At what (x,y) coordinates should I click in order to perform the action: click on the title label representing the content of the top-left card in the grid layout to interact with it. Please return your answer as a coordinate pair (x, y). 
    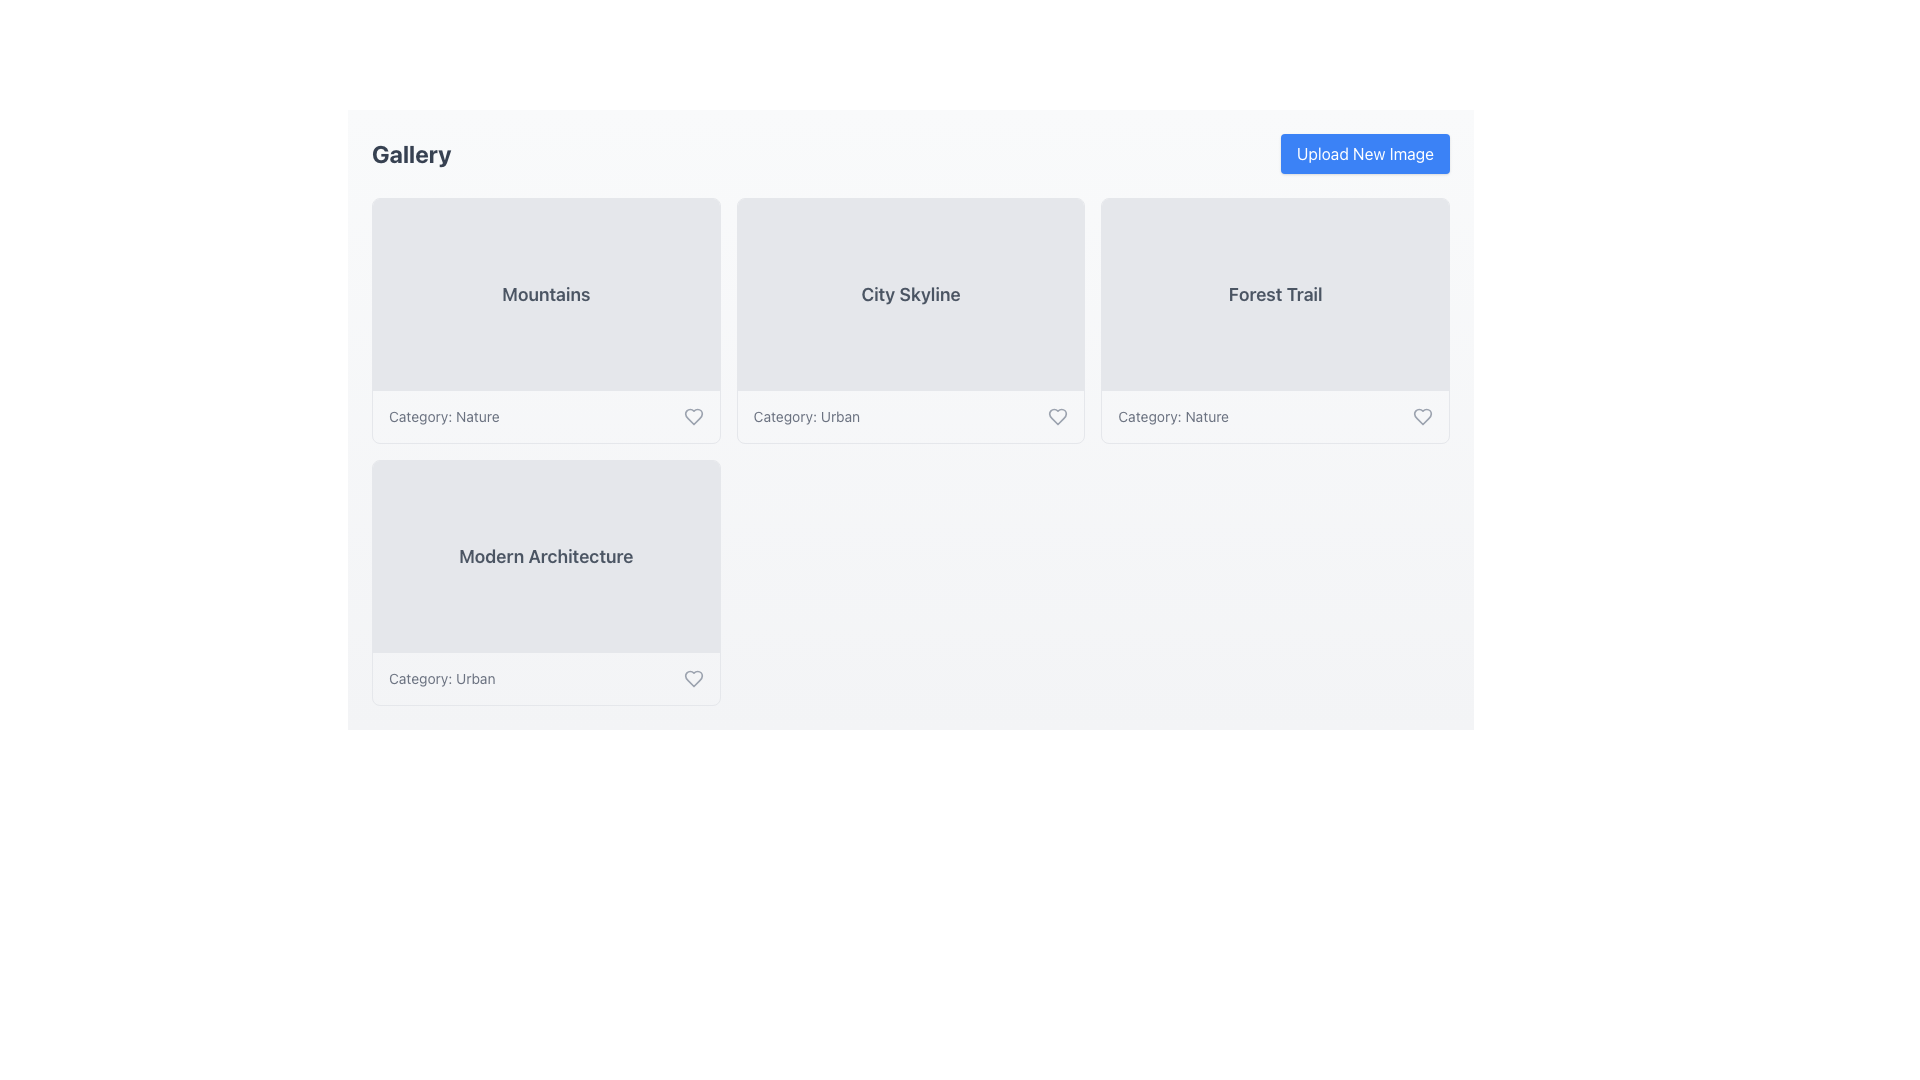
    Looking at the image, I should click on (546, 294).